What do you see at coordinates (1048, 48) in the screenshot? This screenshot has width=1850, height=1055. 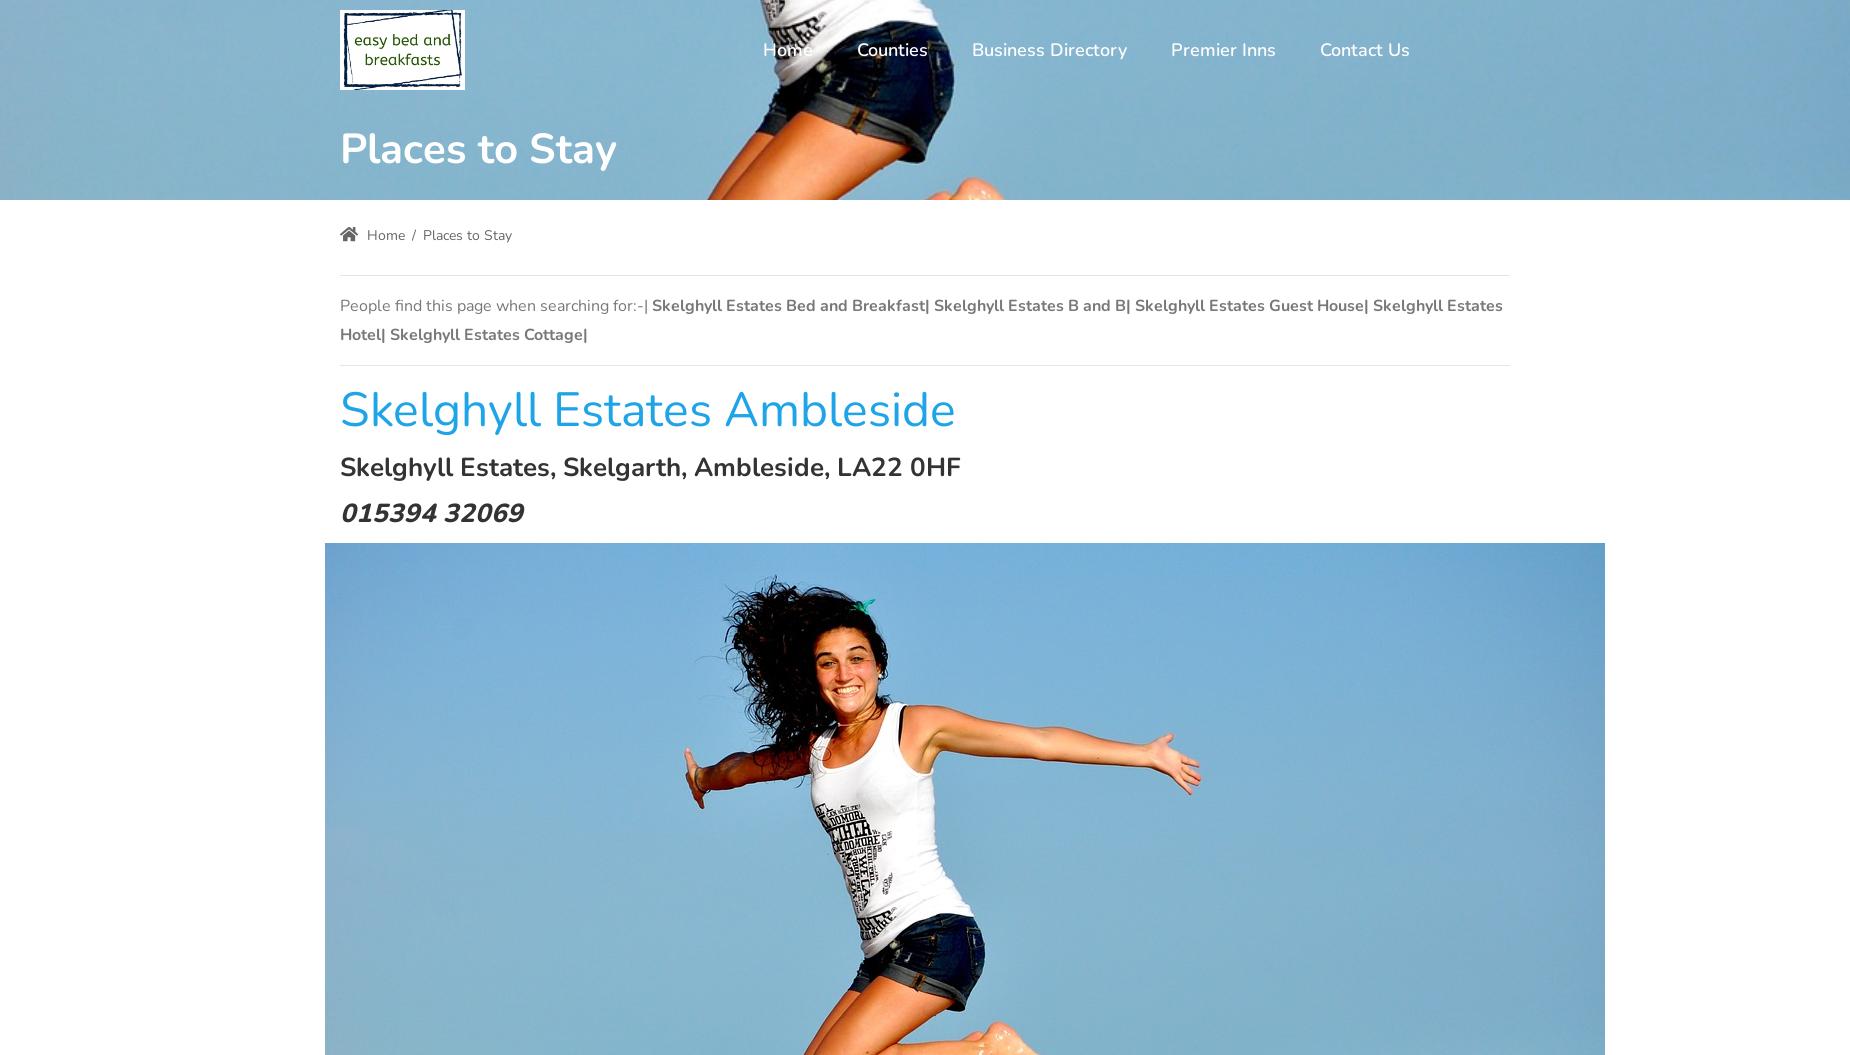 I see `'Business Directory'` at bounding box center [1048, 48].